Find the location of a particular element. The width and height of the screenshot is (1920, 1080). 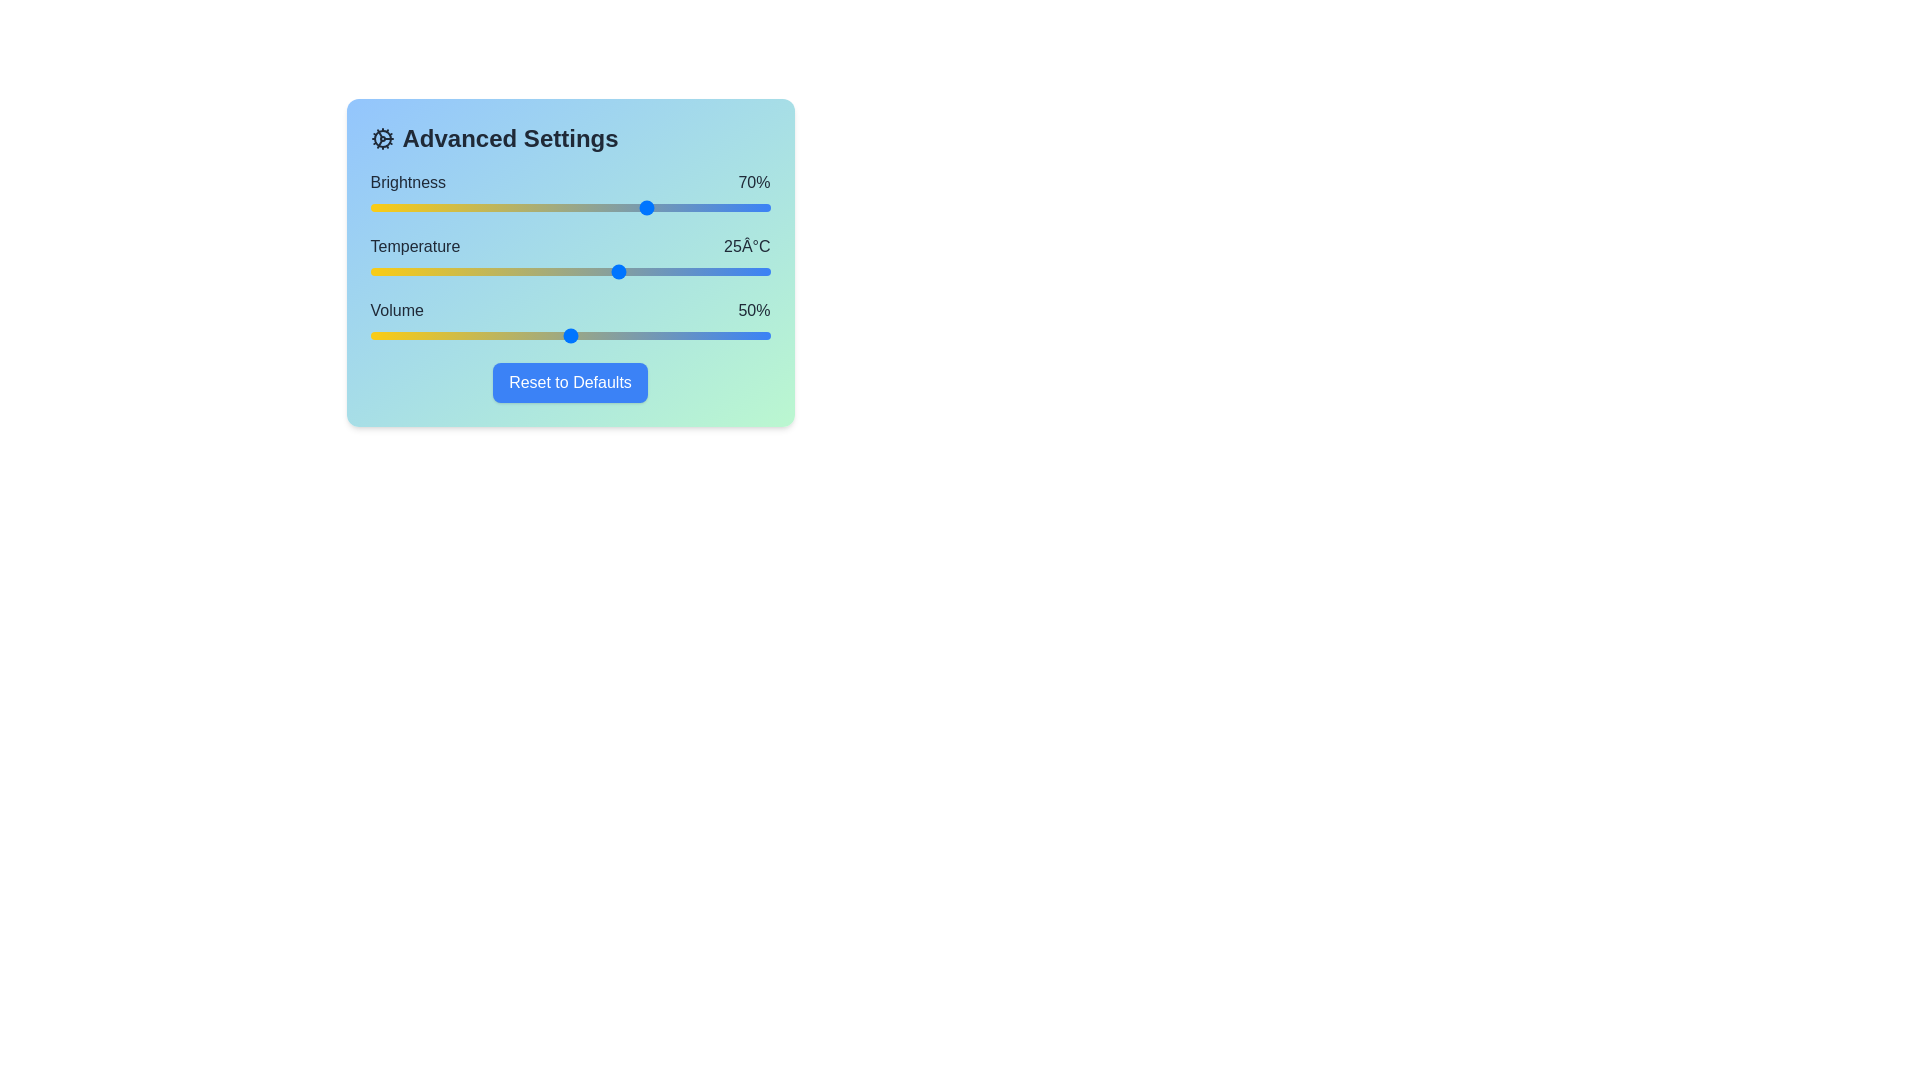

the brightness slider to 41% is located at coordinates (534, 208).